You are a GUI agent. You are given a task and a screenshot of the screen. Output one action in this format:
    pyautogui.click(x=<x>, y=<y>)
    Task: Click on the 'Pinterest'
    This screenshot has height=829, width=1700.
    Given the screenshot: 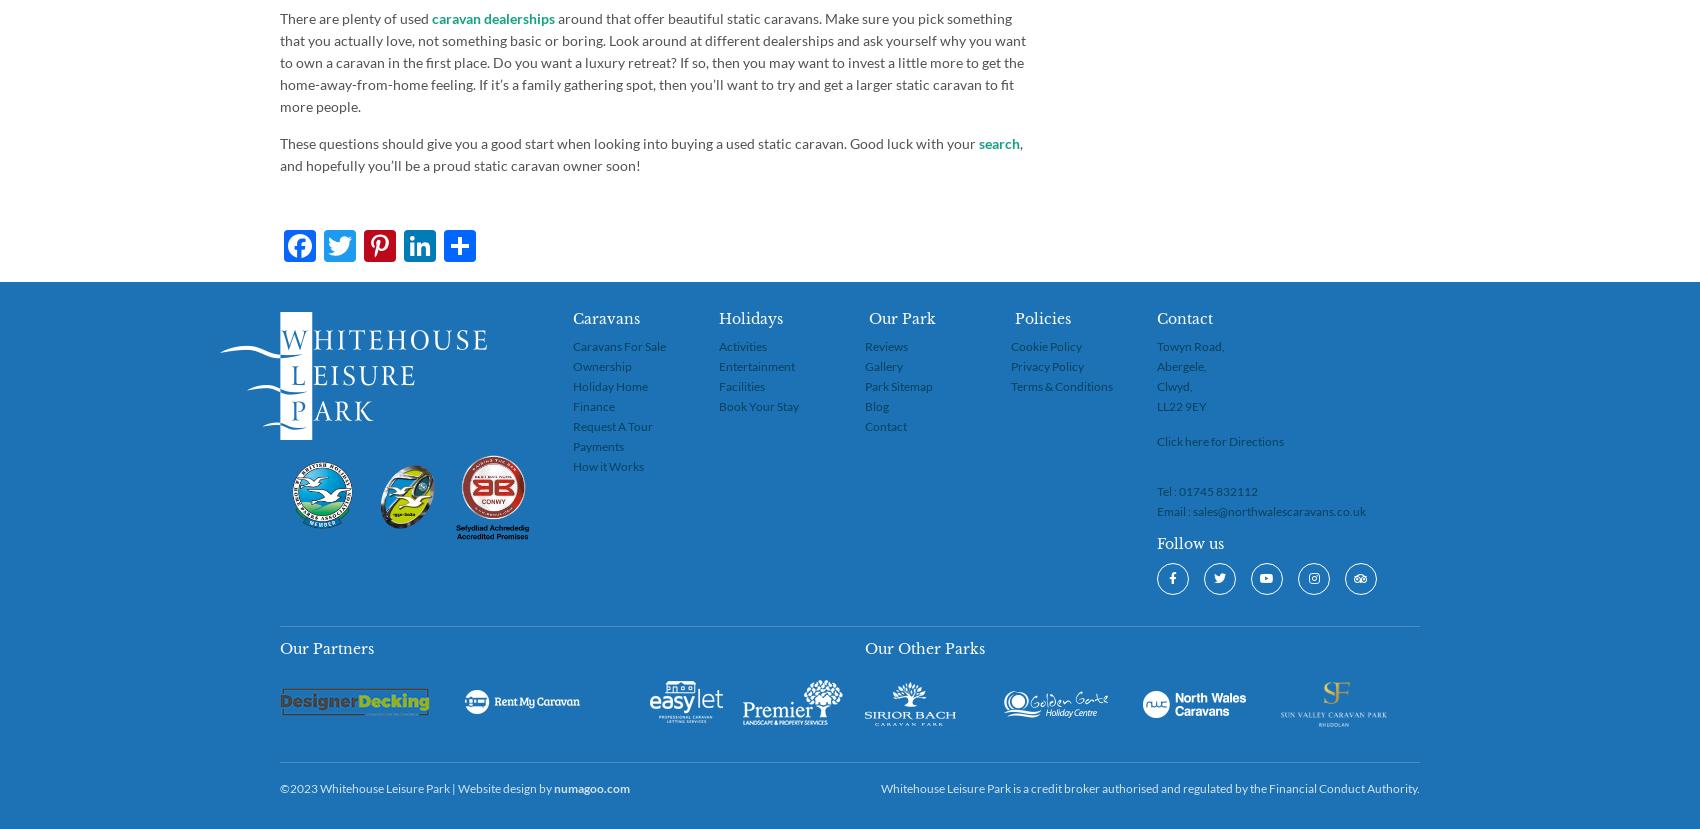 What is the action you would take?
    pyautogui.click(x=462, y=245)
    